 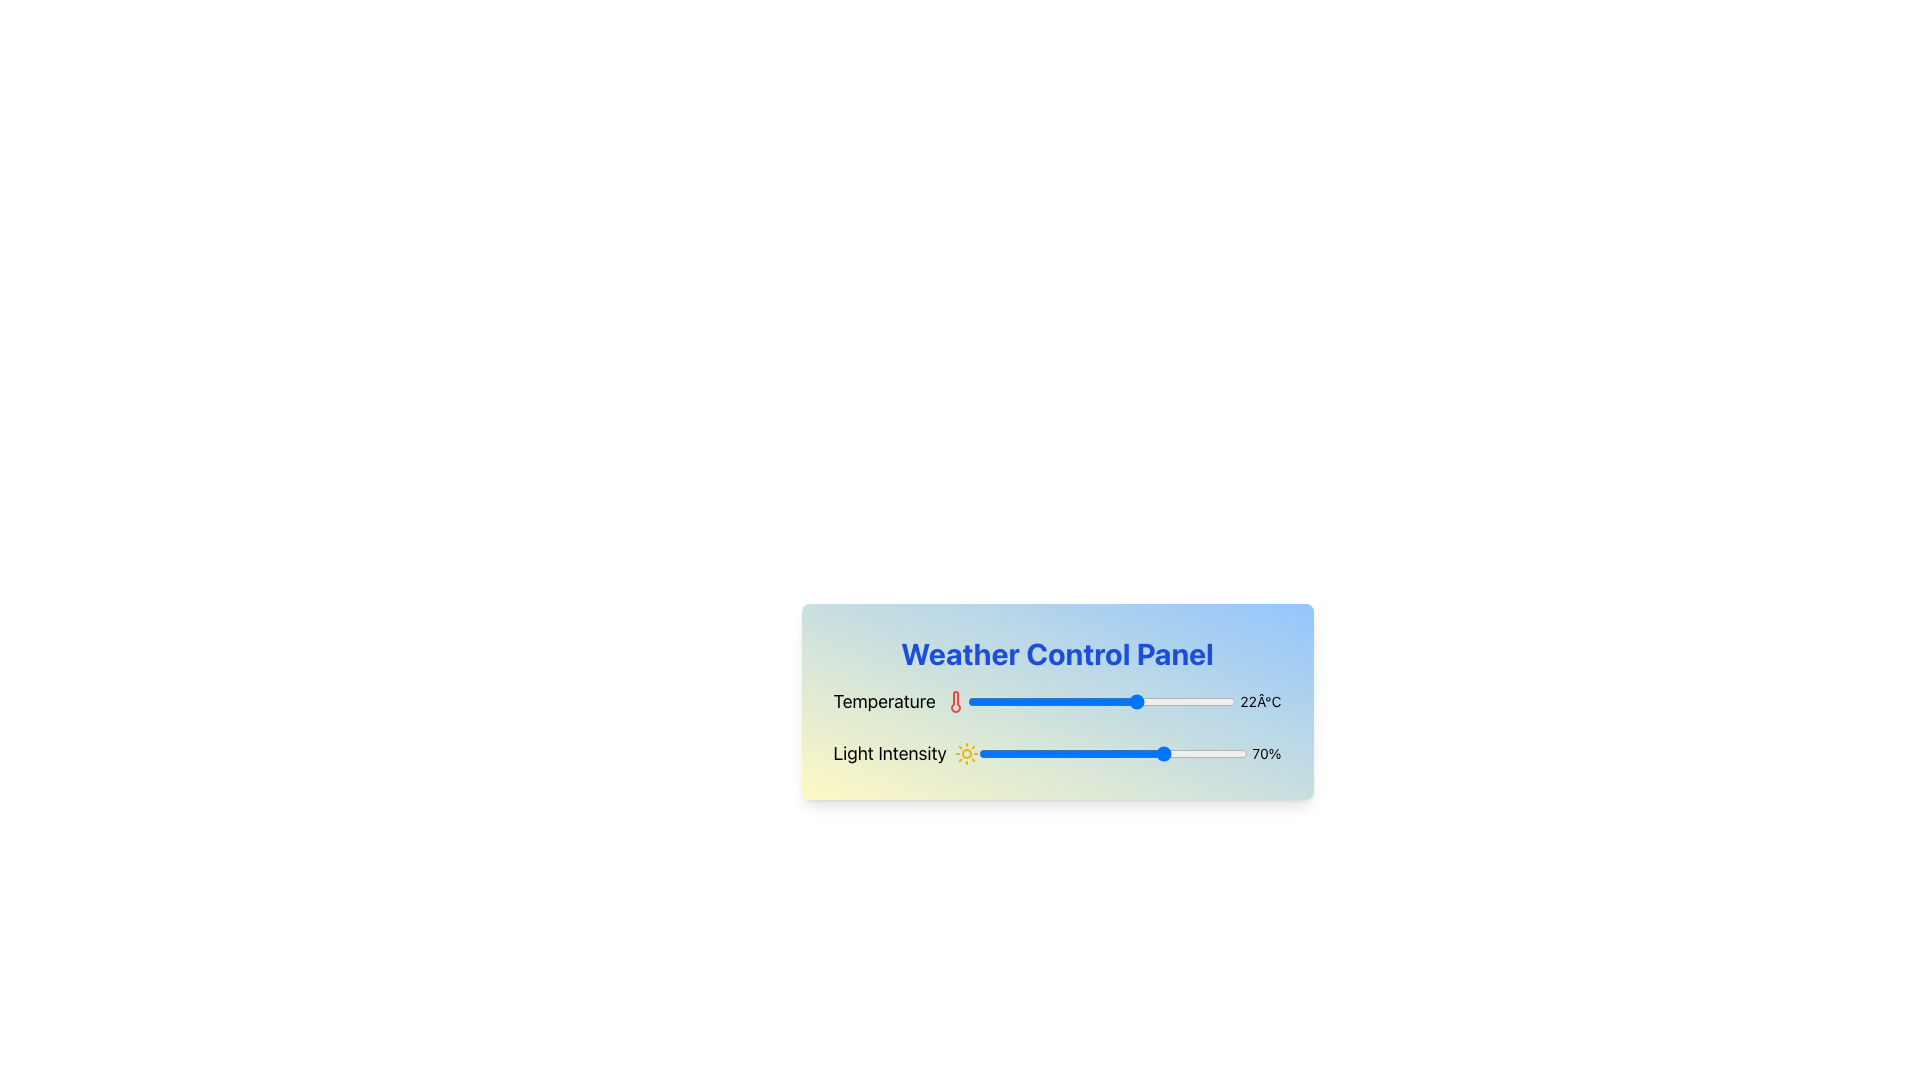 What do you see at coordinates (1056, 743) in the screenshot?
I see `the 'Weather Control Panel', which is a light-themed rectangular panel with rounded corners, displaying 'Weather Control Panel' at the top and containing sliders for 'Temperature' and 'Light Intensity'` at bounding box center [1056, 743].